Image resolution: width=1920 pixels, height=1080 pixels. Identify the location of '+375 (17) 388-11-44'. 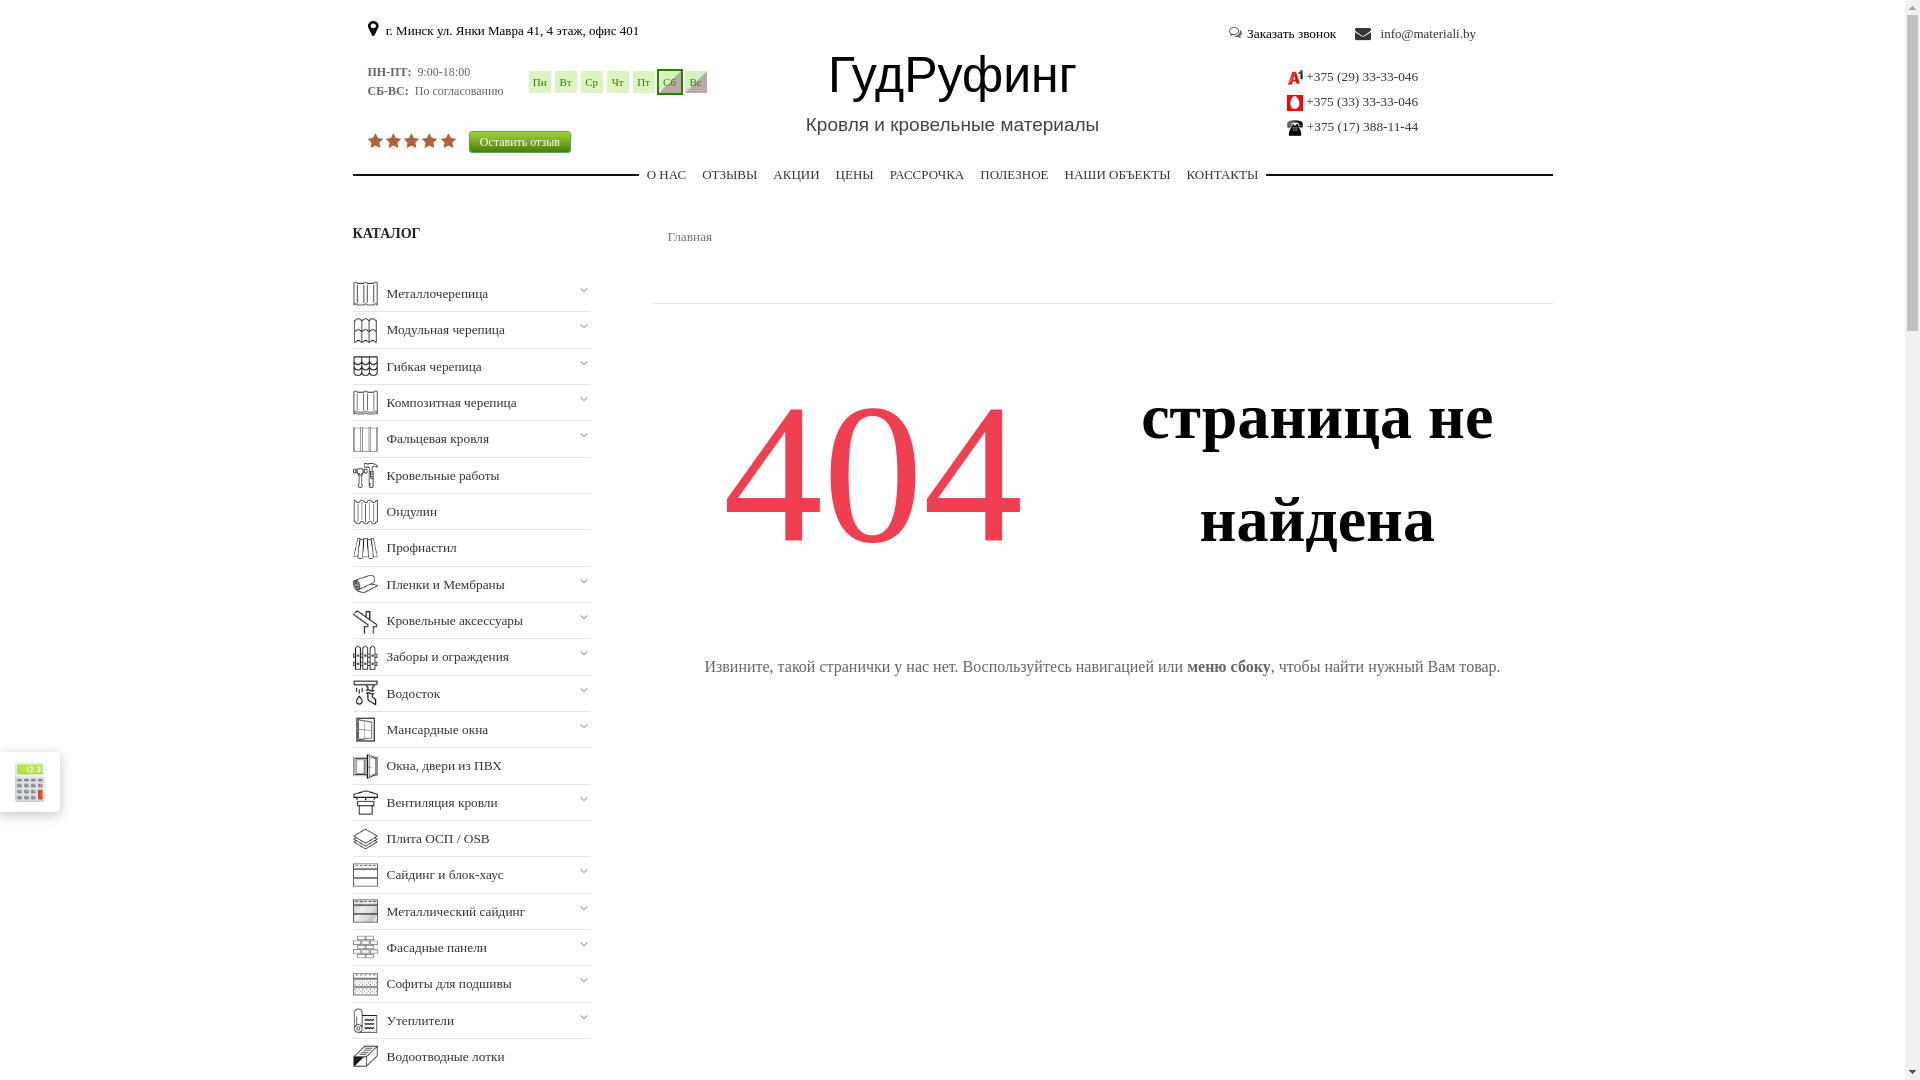
(1306, 126).